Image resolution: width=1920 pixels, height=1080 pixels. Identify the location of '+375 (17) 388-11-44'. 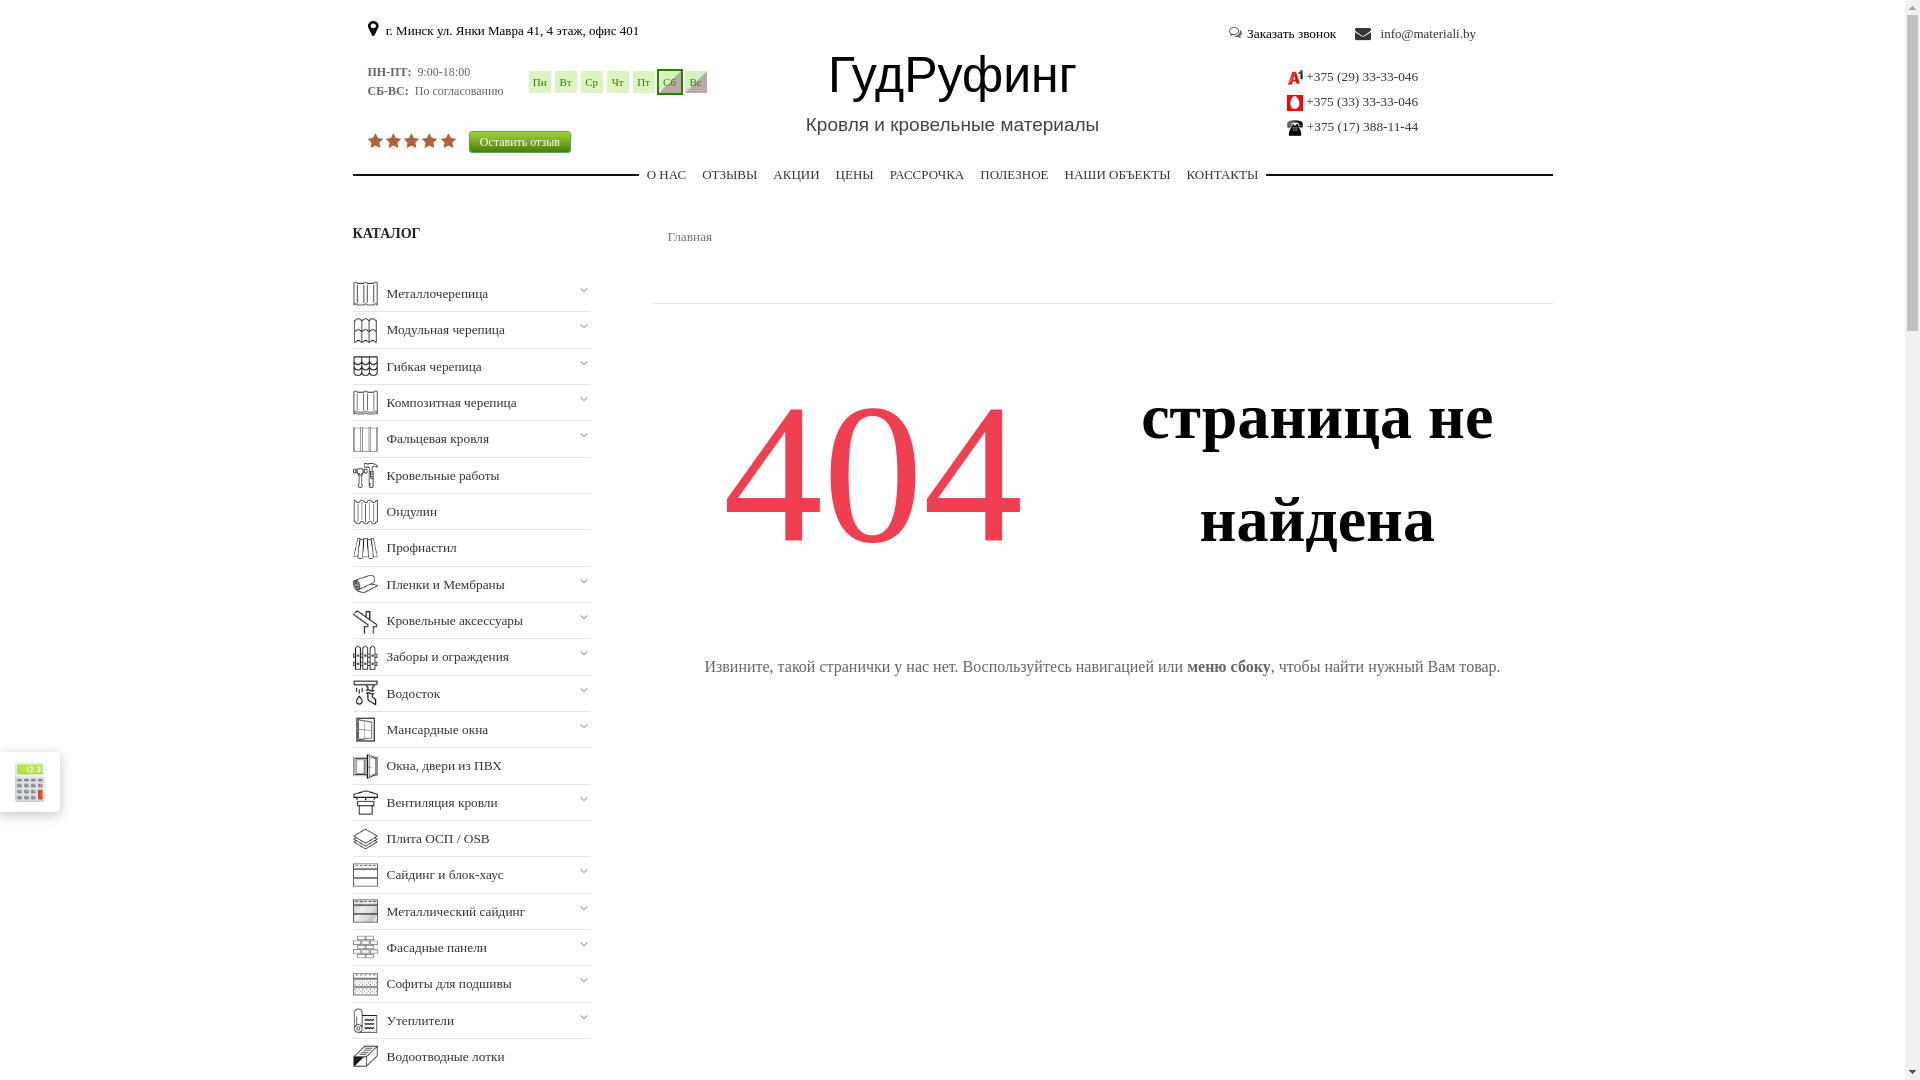
(1306, 126).